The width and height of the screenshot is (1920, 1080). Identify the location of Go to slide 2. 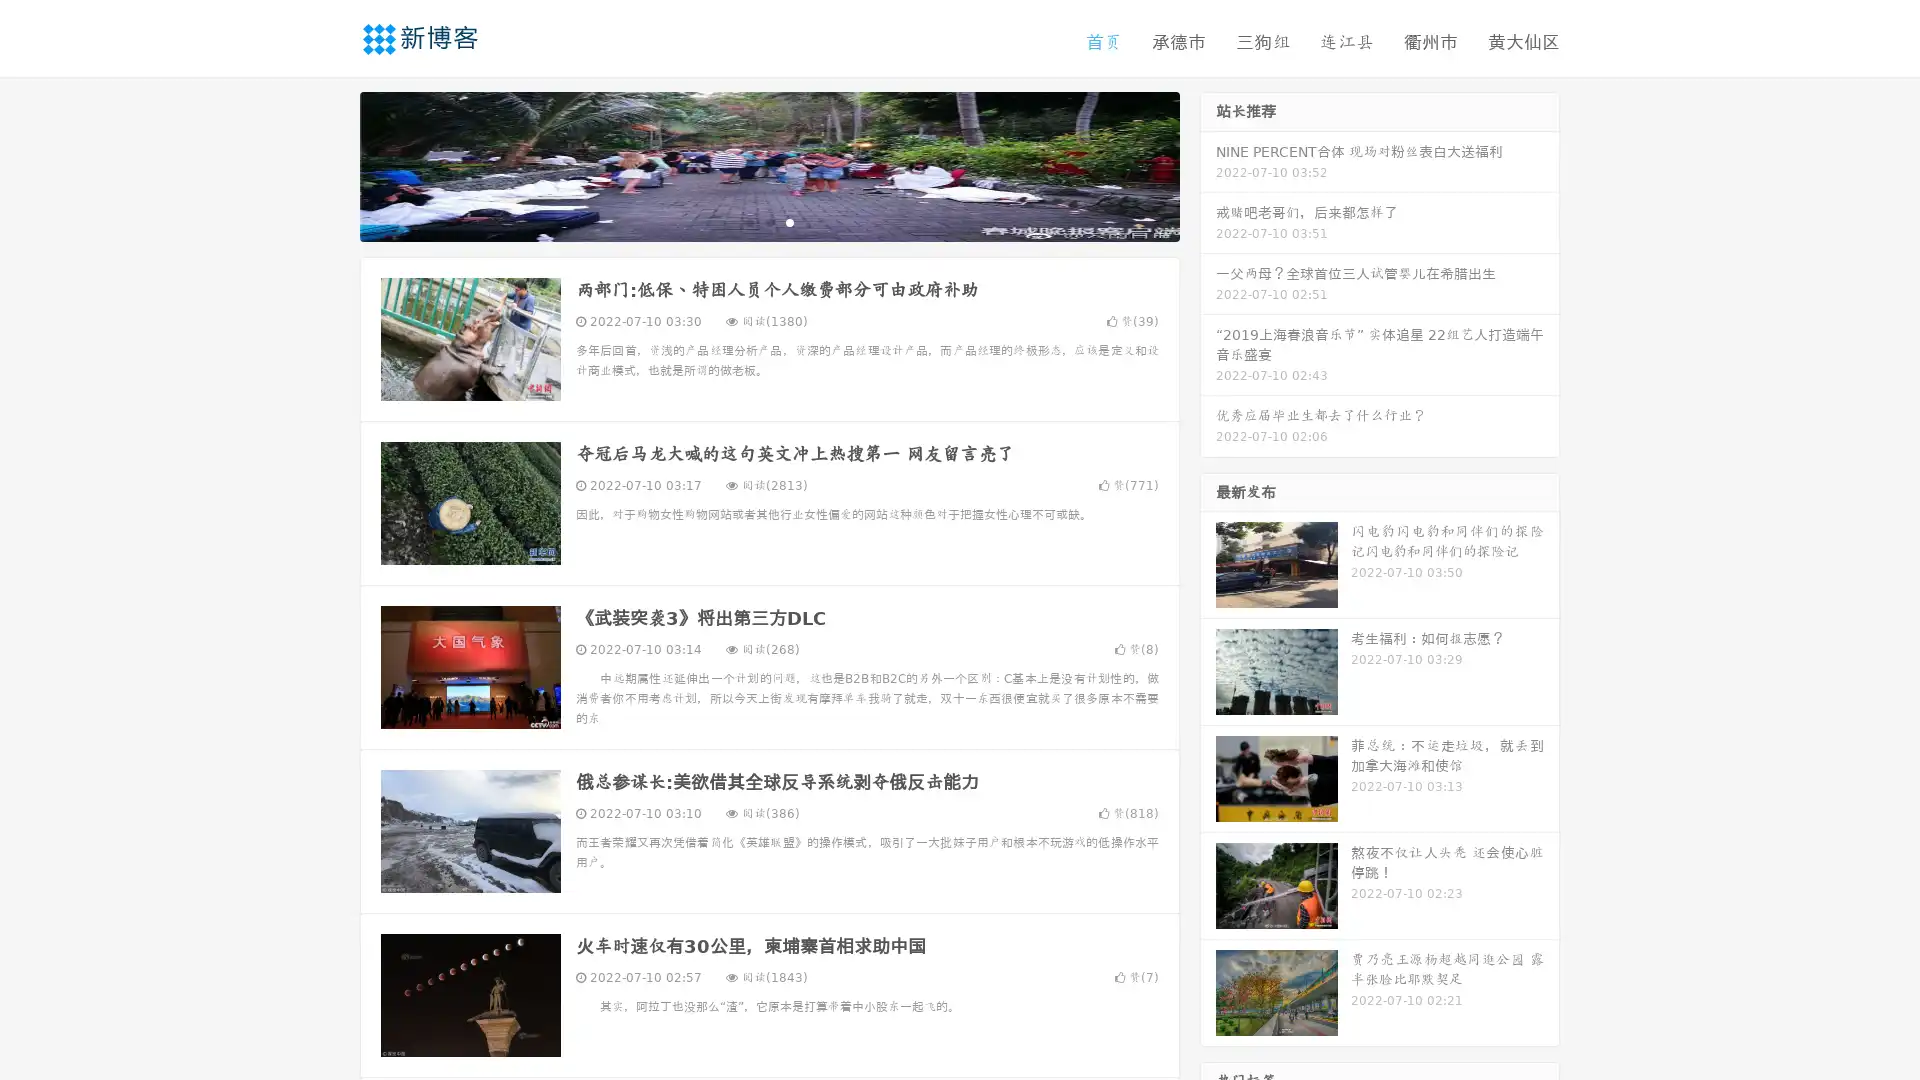
(768, 225).